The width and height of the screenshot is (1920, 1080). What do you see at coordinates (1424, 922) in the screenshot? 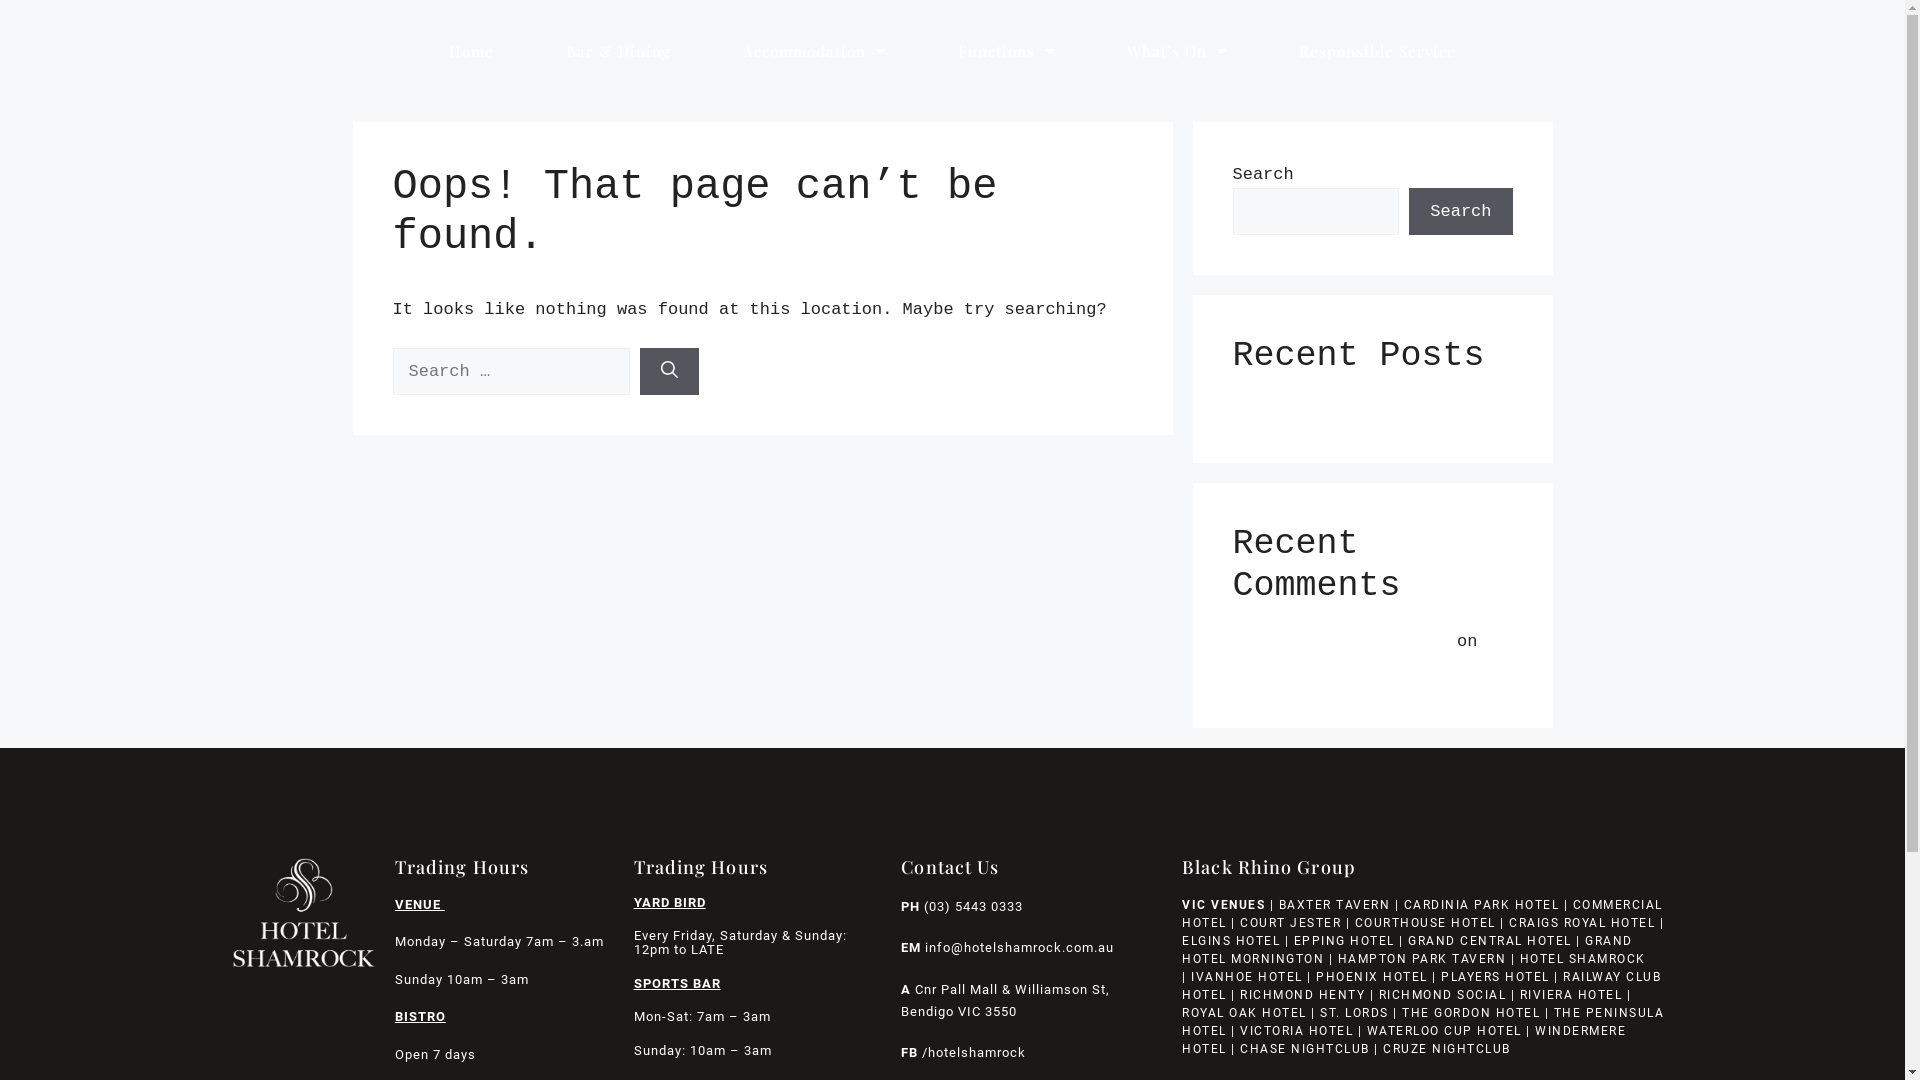
I see `'COURTHOUSE HOTEL'` at bounding box center [1424, 922].